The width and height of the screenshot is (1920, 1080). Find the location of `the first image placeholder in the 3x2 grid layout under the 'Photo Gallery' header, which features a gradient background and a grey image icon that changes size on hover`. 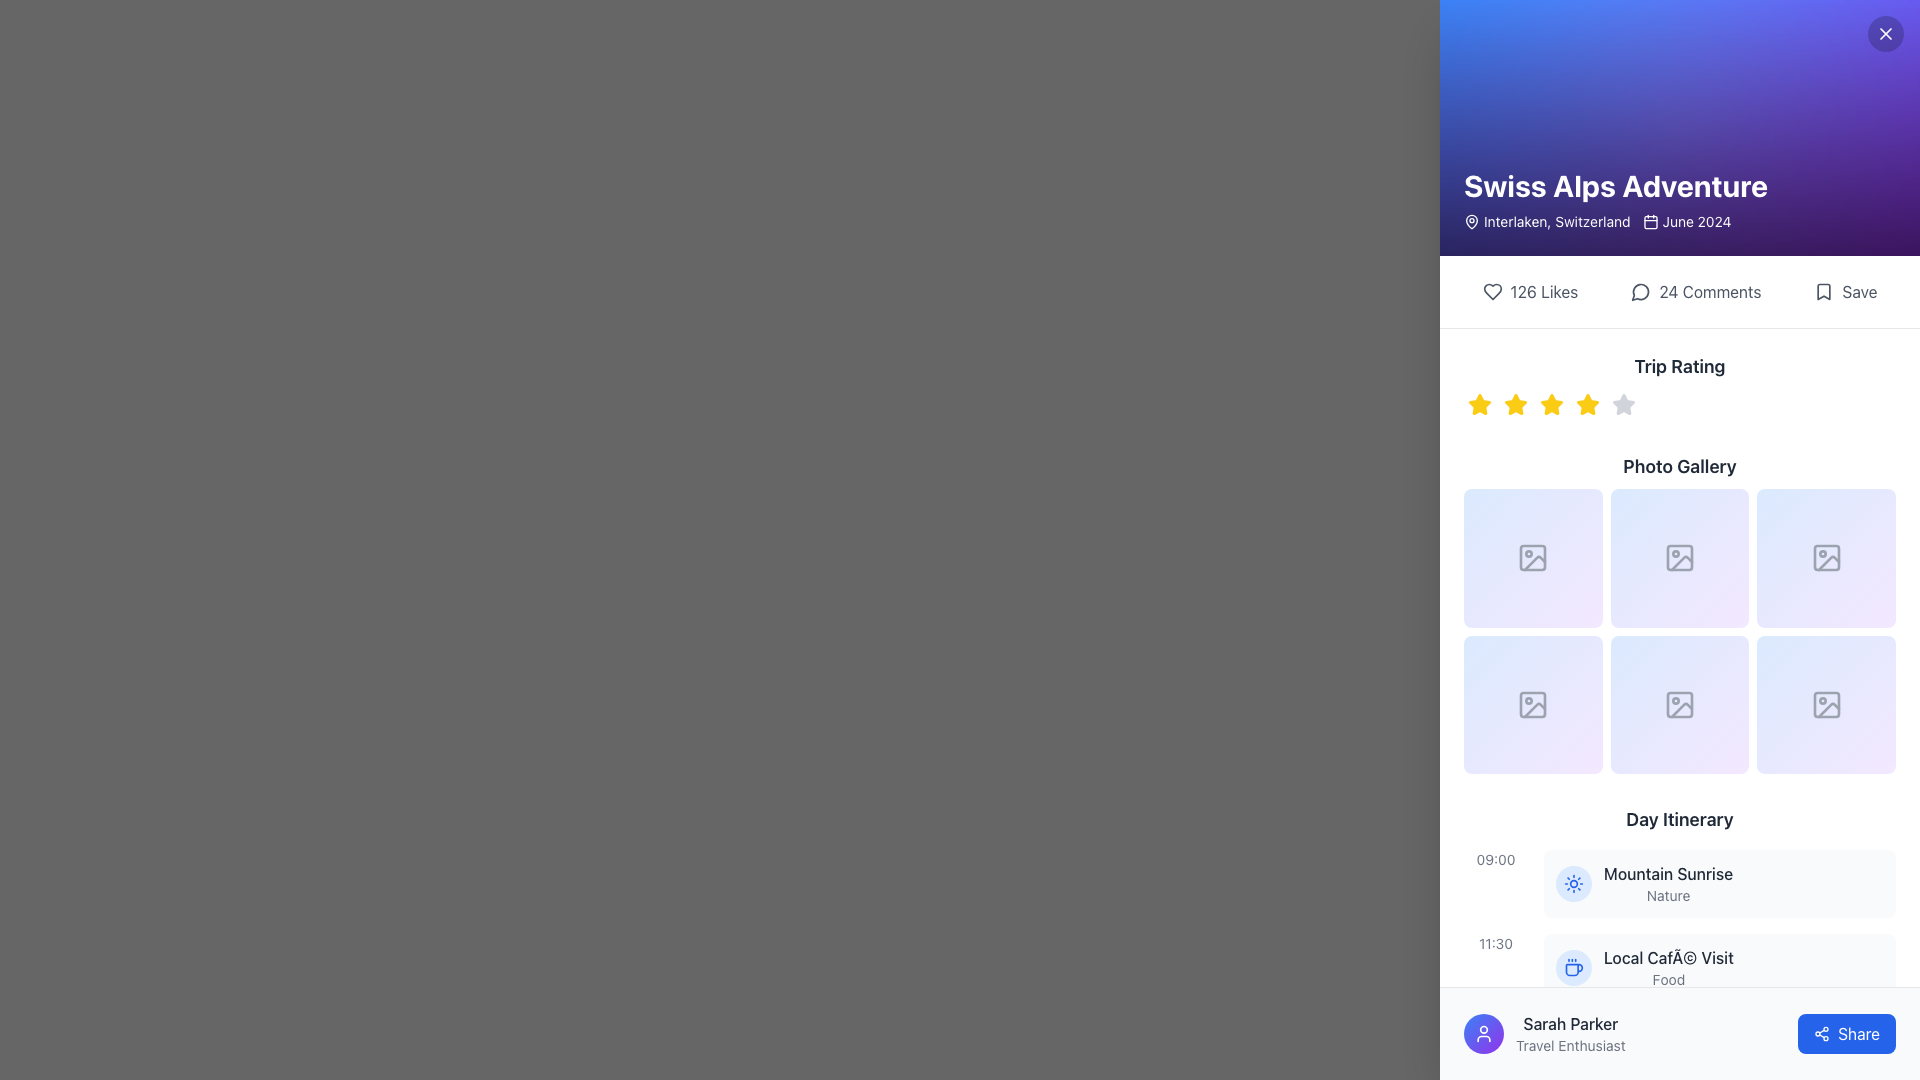

the first image placeholder in the 3x2 grid layout under the 'Photo Gallery' header, which features a gradient background and a grey image icon that changes size on hover is located at coordinates (1532, 558).